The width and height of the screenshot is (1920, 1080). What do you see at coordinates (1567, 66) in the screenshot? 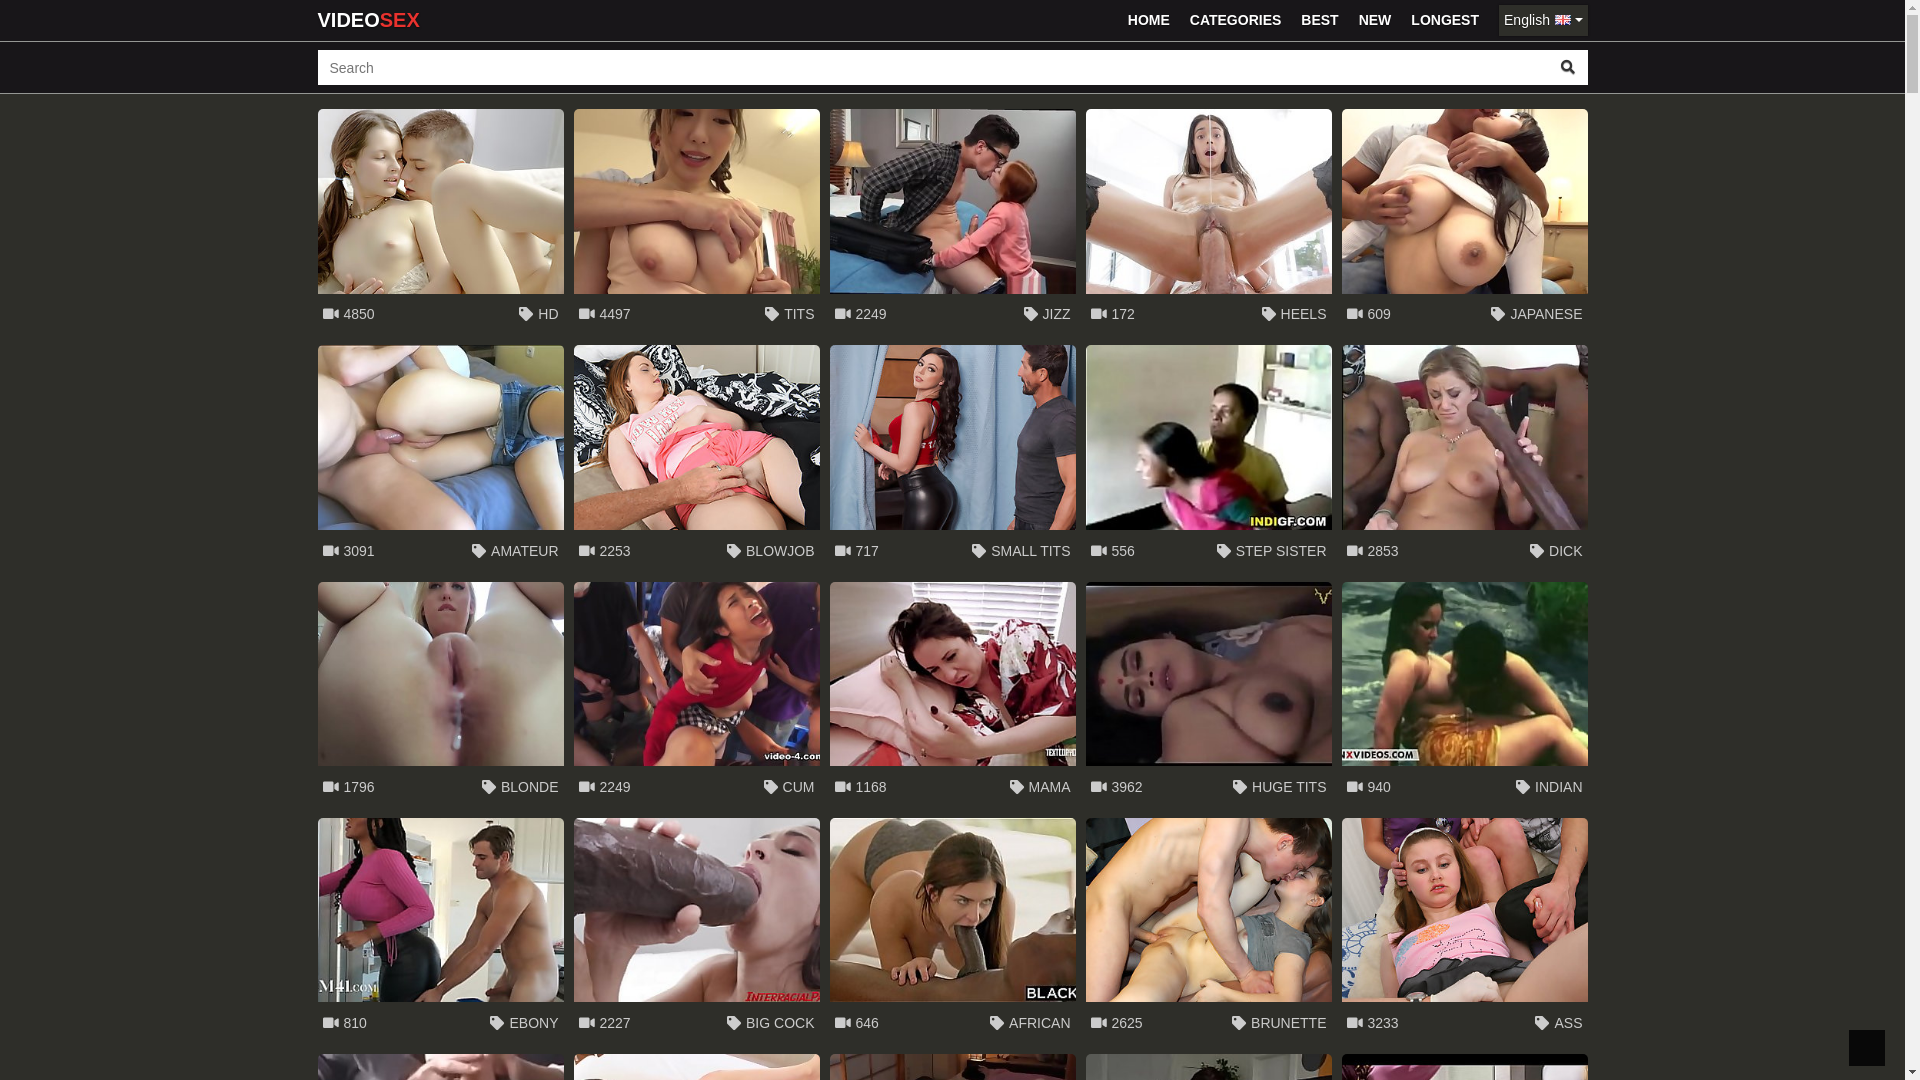
I see `'Search'` at bounding box center [1567, 66].